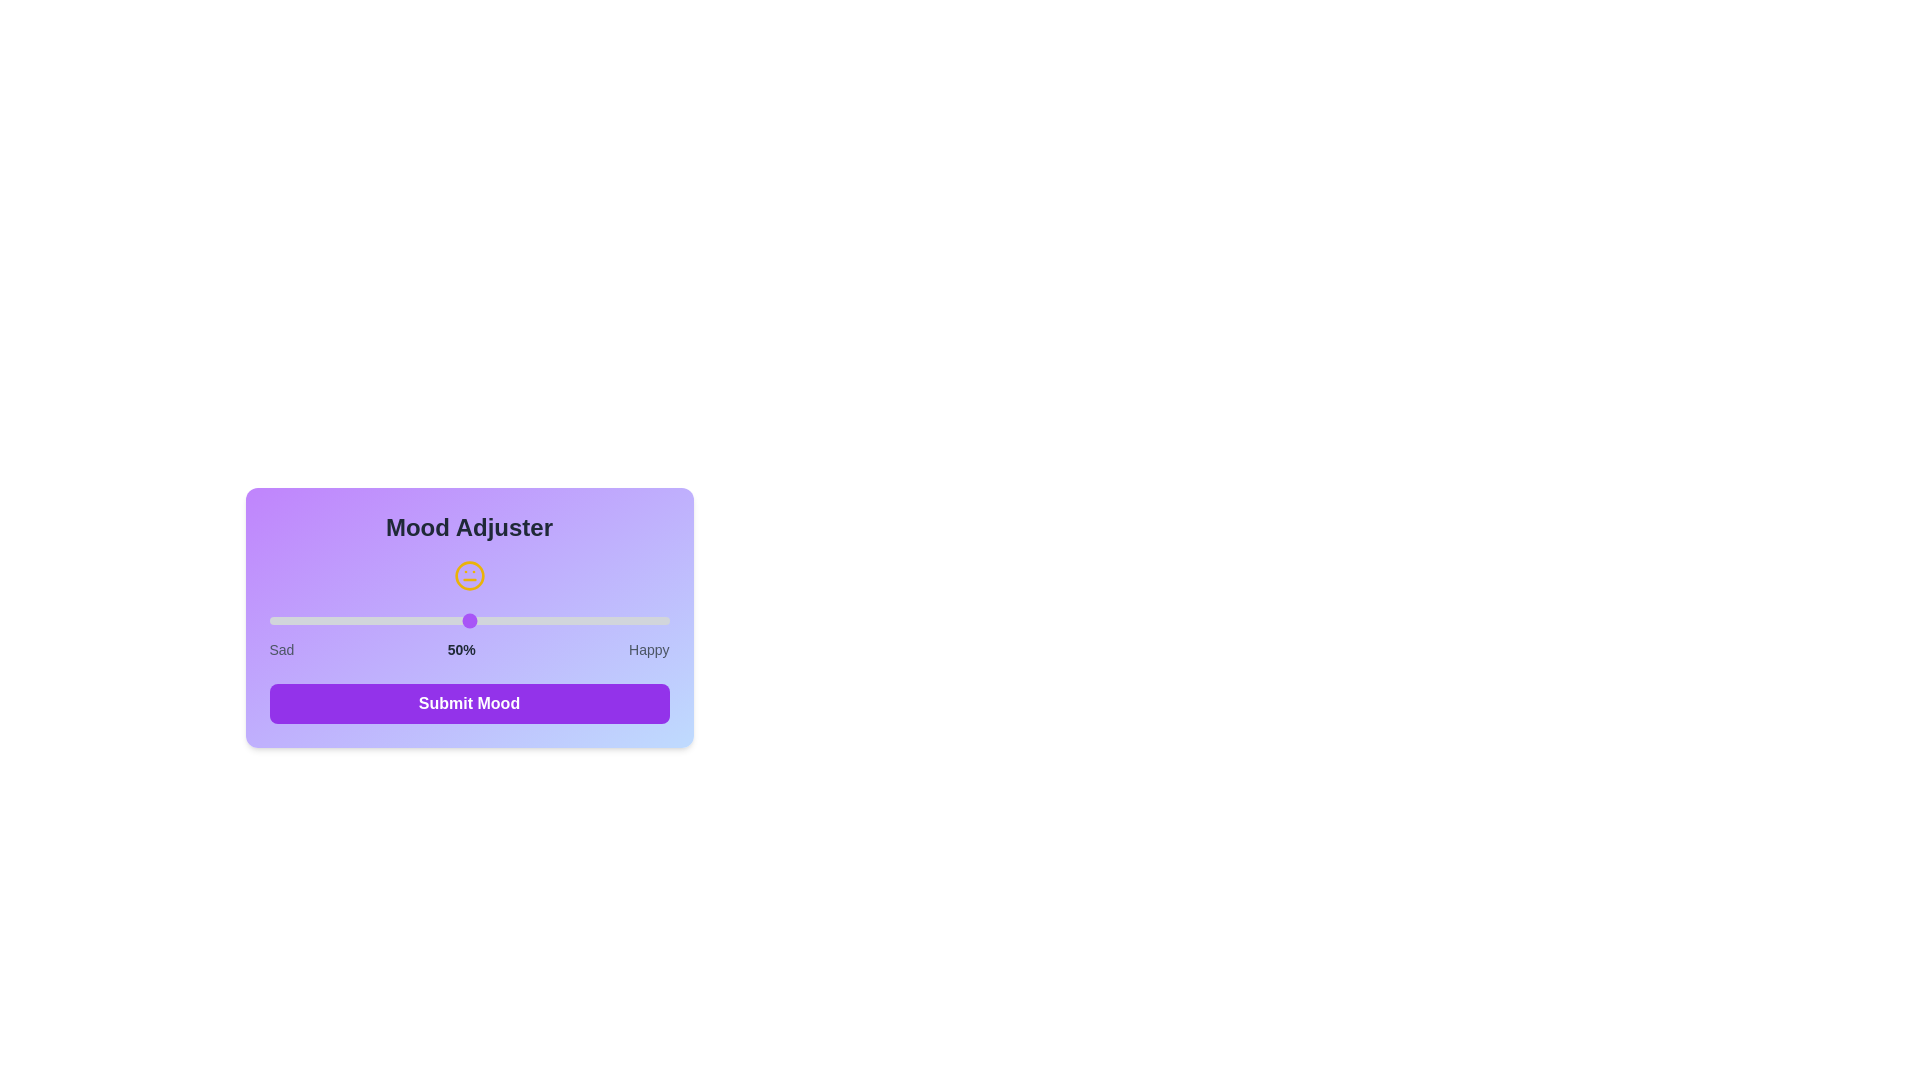  I want to click on the mood slider to 36% to observe the mood icon change, so click(412, 620).